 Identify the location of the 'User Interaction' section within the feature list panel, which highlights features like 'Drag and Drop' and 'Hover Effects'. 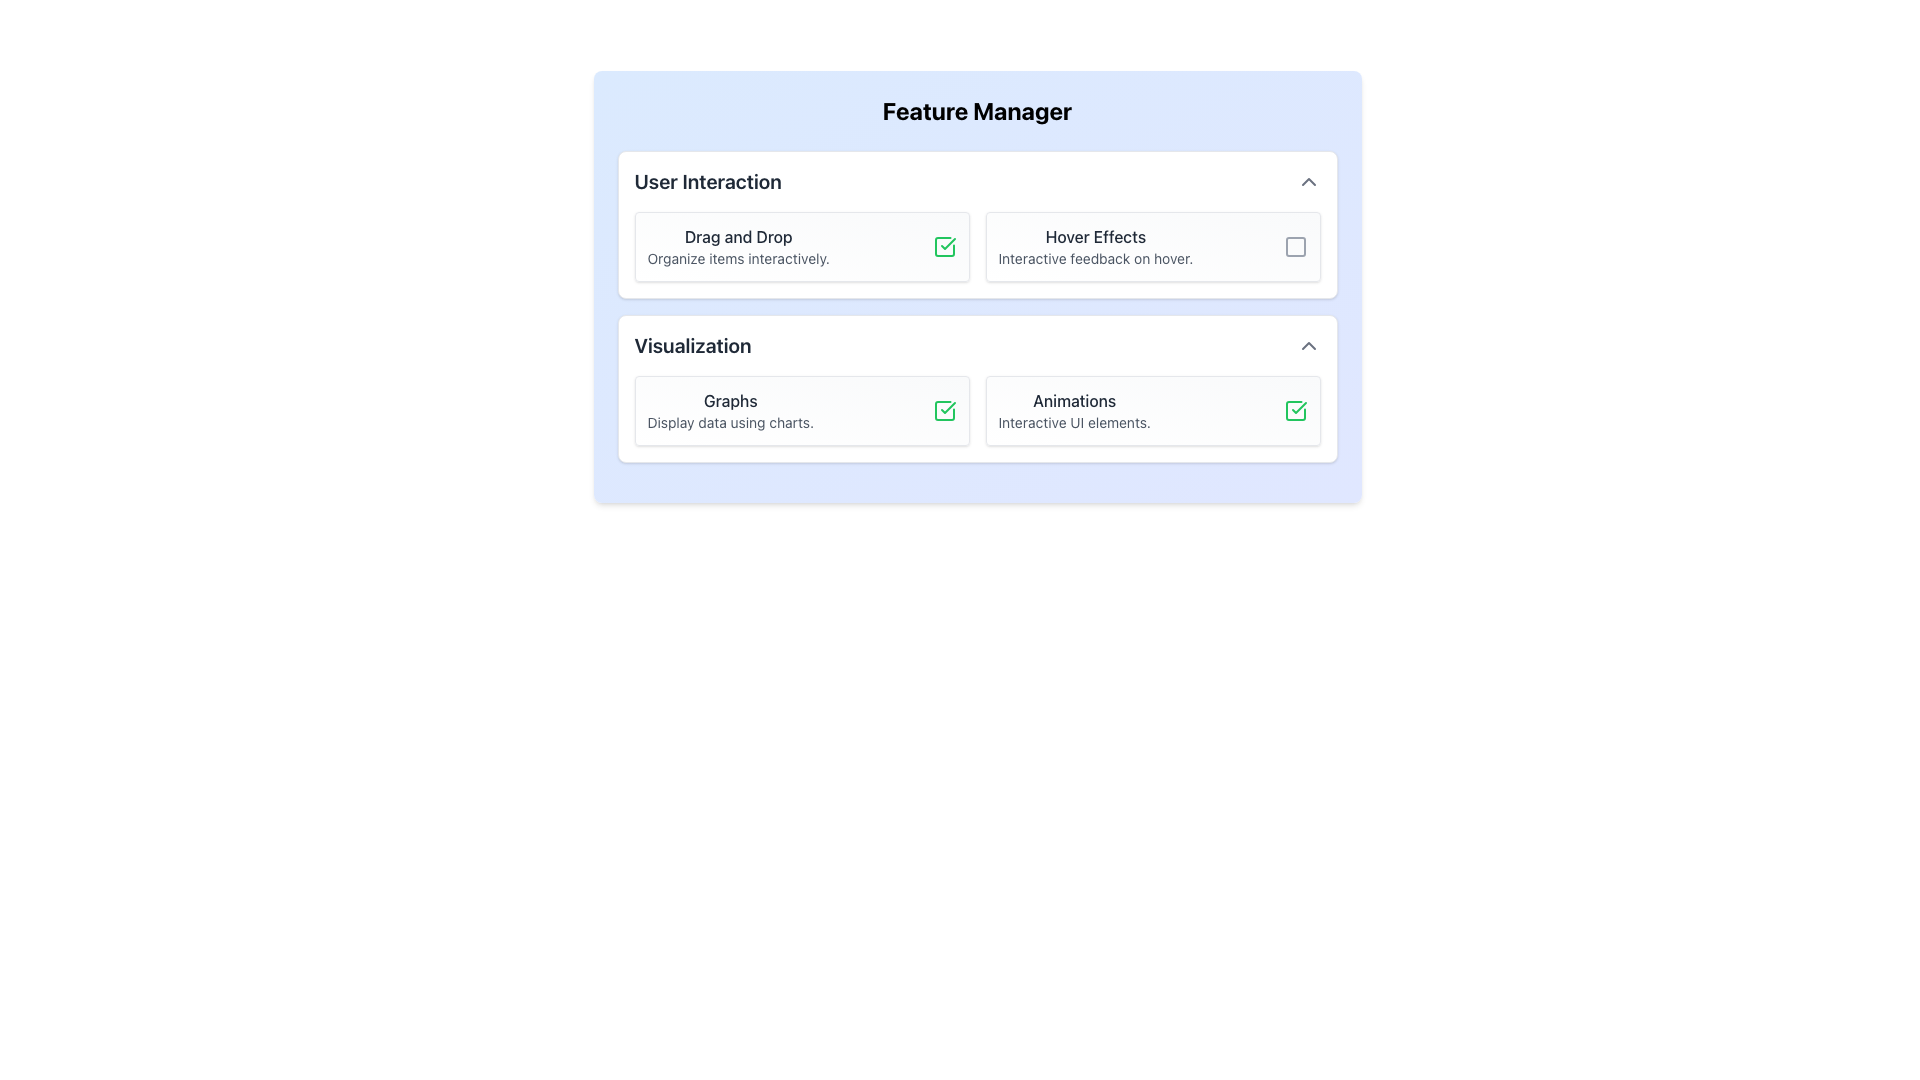
(977, 224).